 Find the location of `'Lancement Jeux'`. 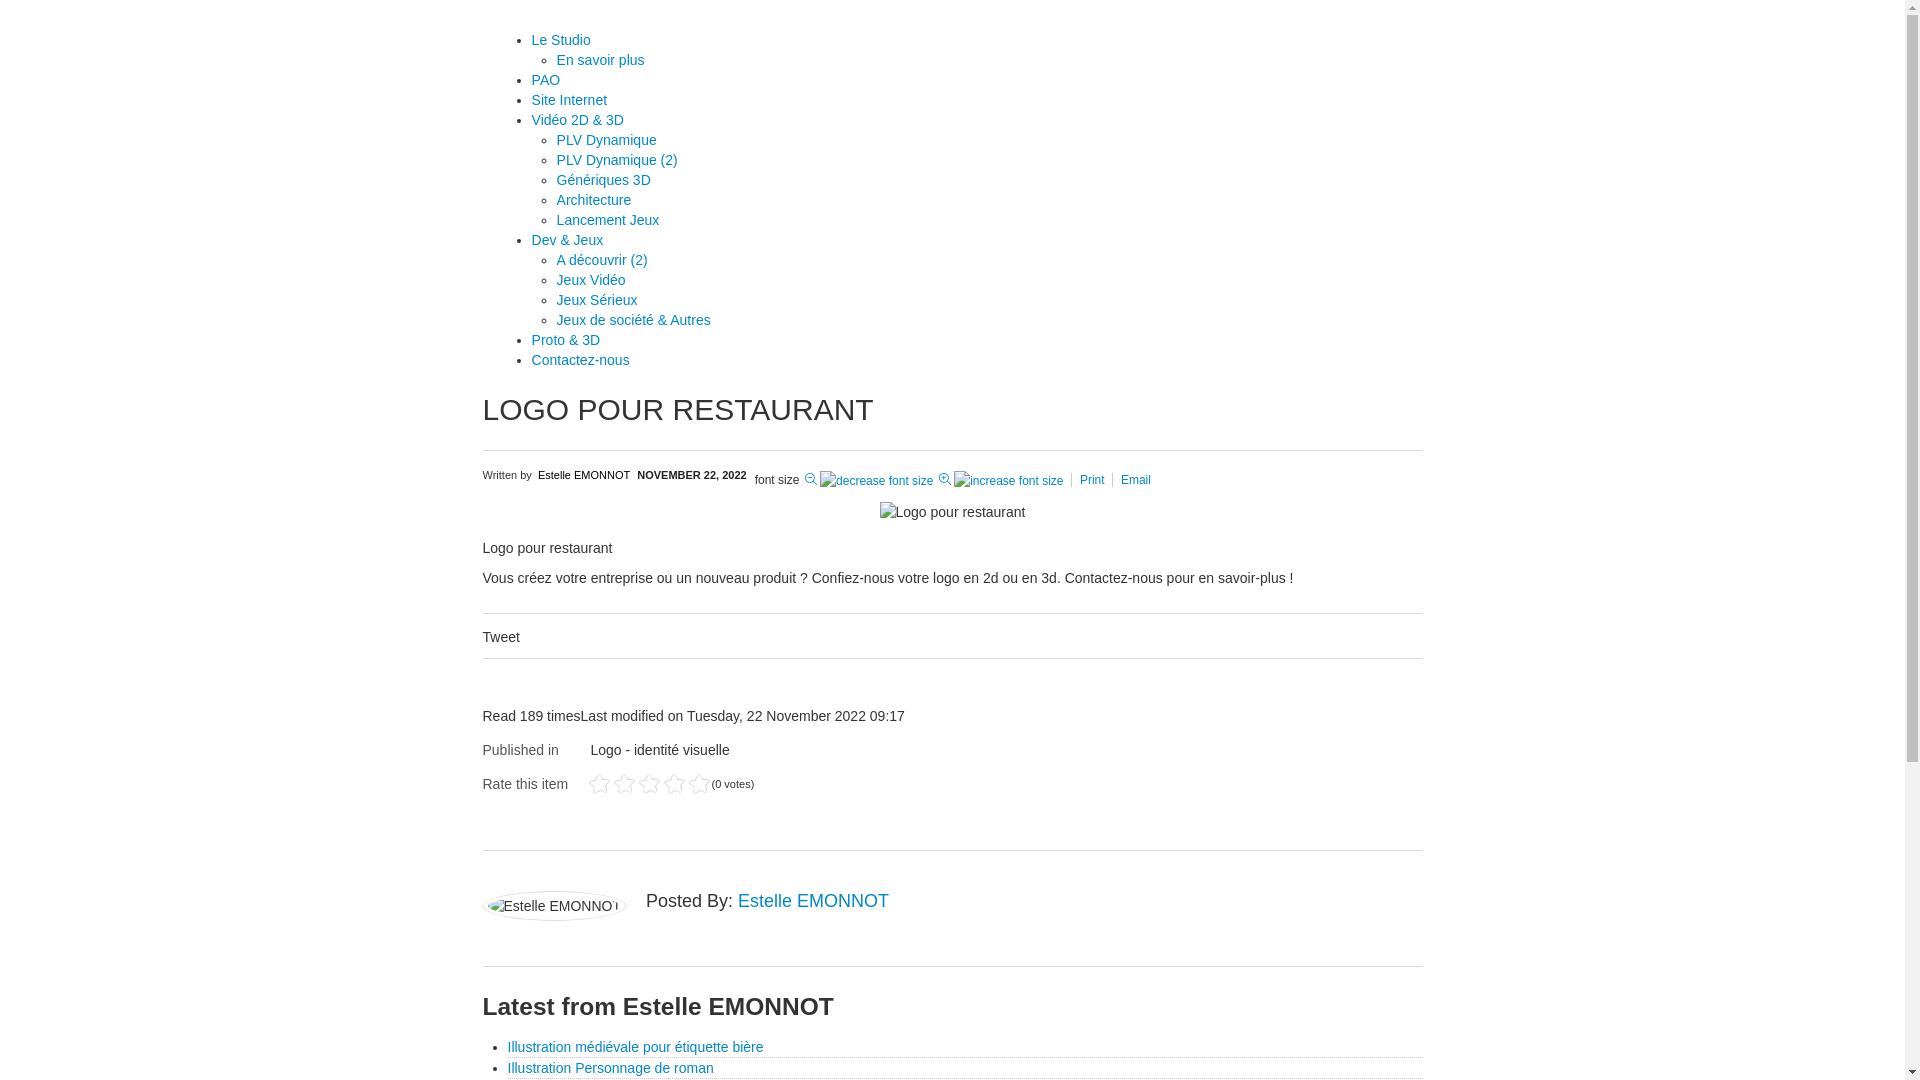

'Lancement Jeux' is located at coordinates (607, 219).